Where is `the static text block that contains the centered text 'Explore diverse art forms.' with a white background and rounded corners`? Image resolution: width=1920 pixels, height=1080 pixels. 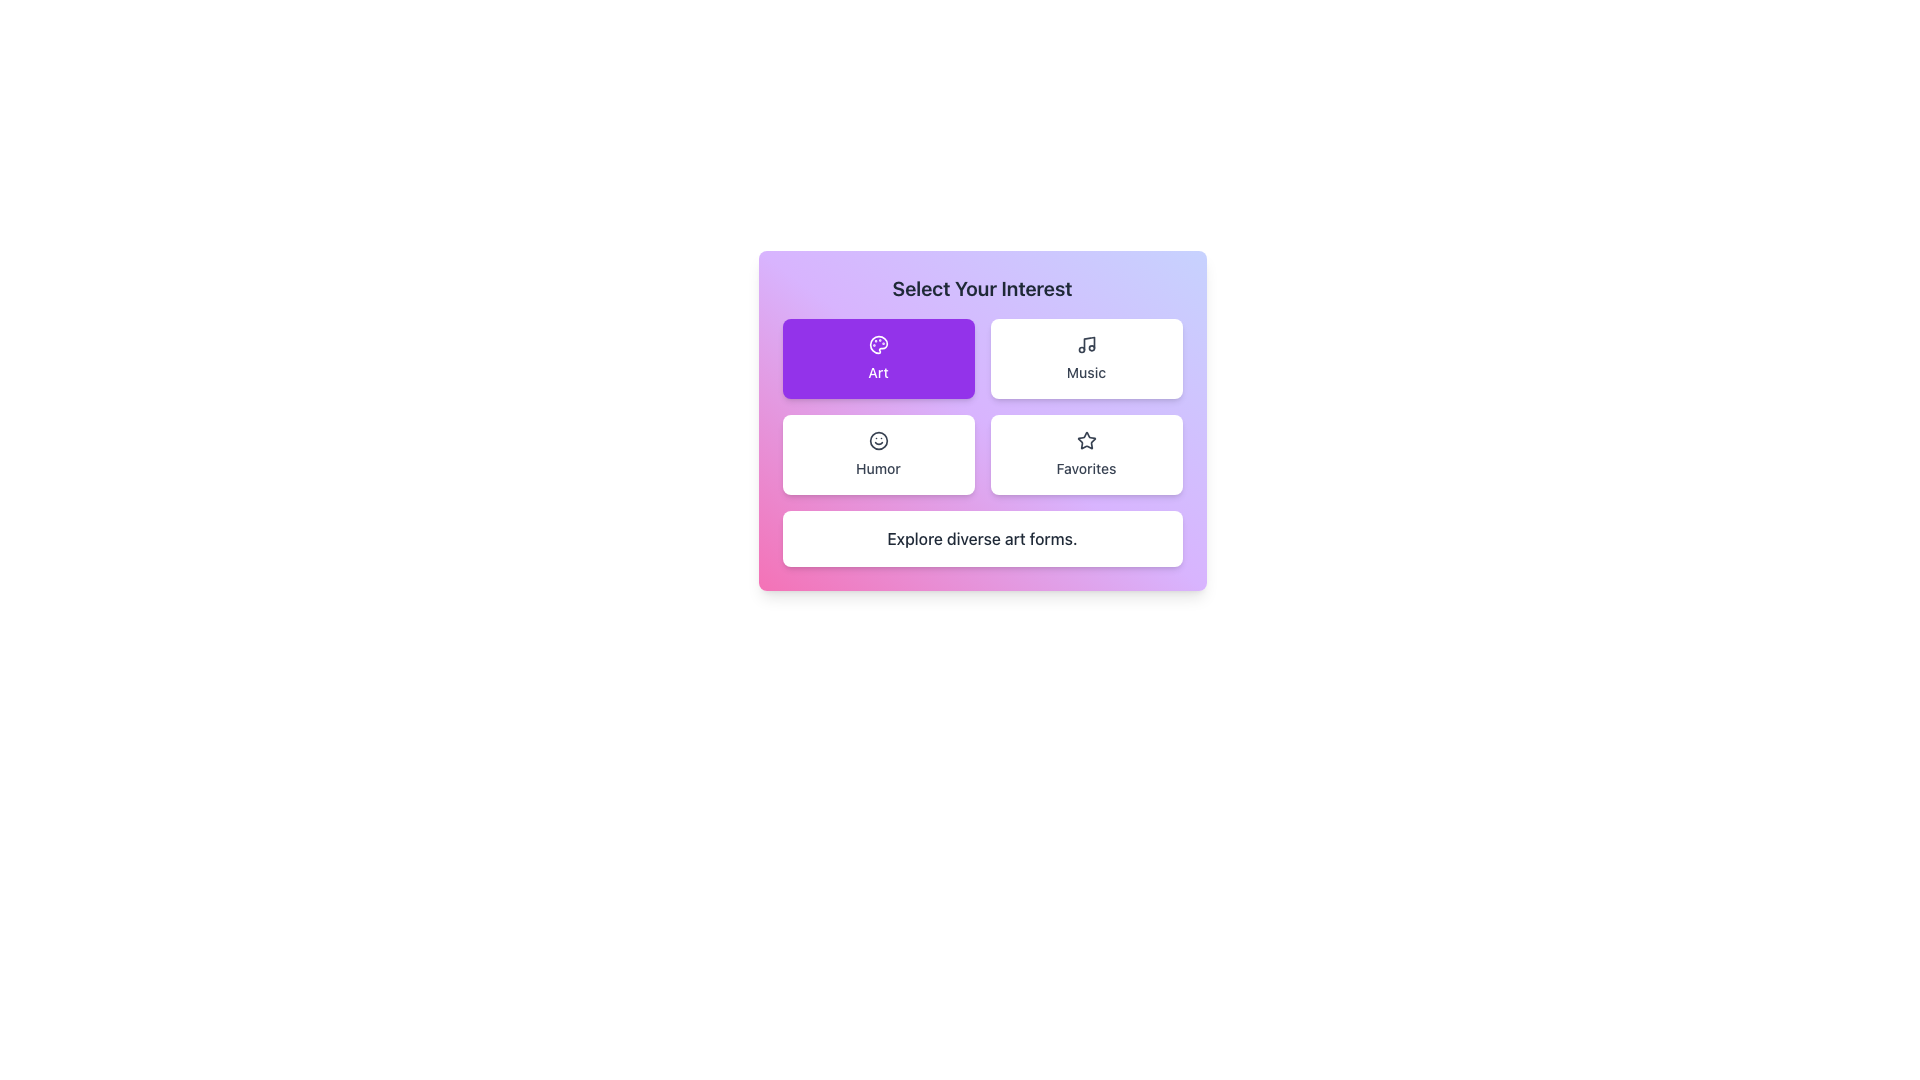
the static text block that contains the centered text 'Explore diverse art forms.' with a white background and rounded corners is located at coordinates (982, 538).